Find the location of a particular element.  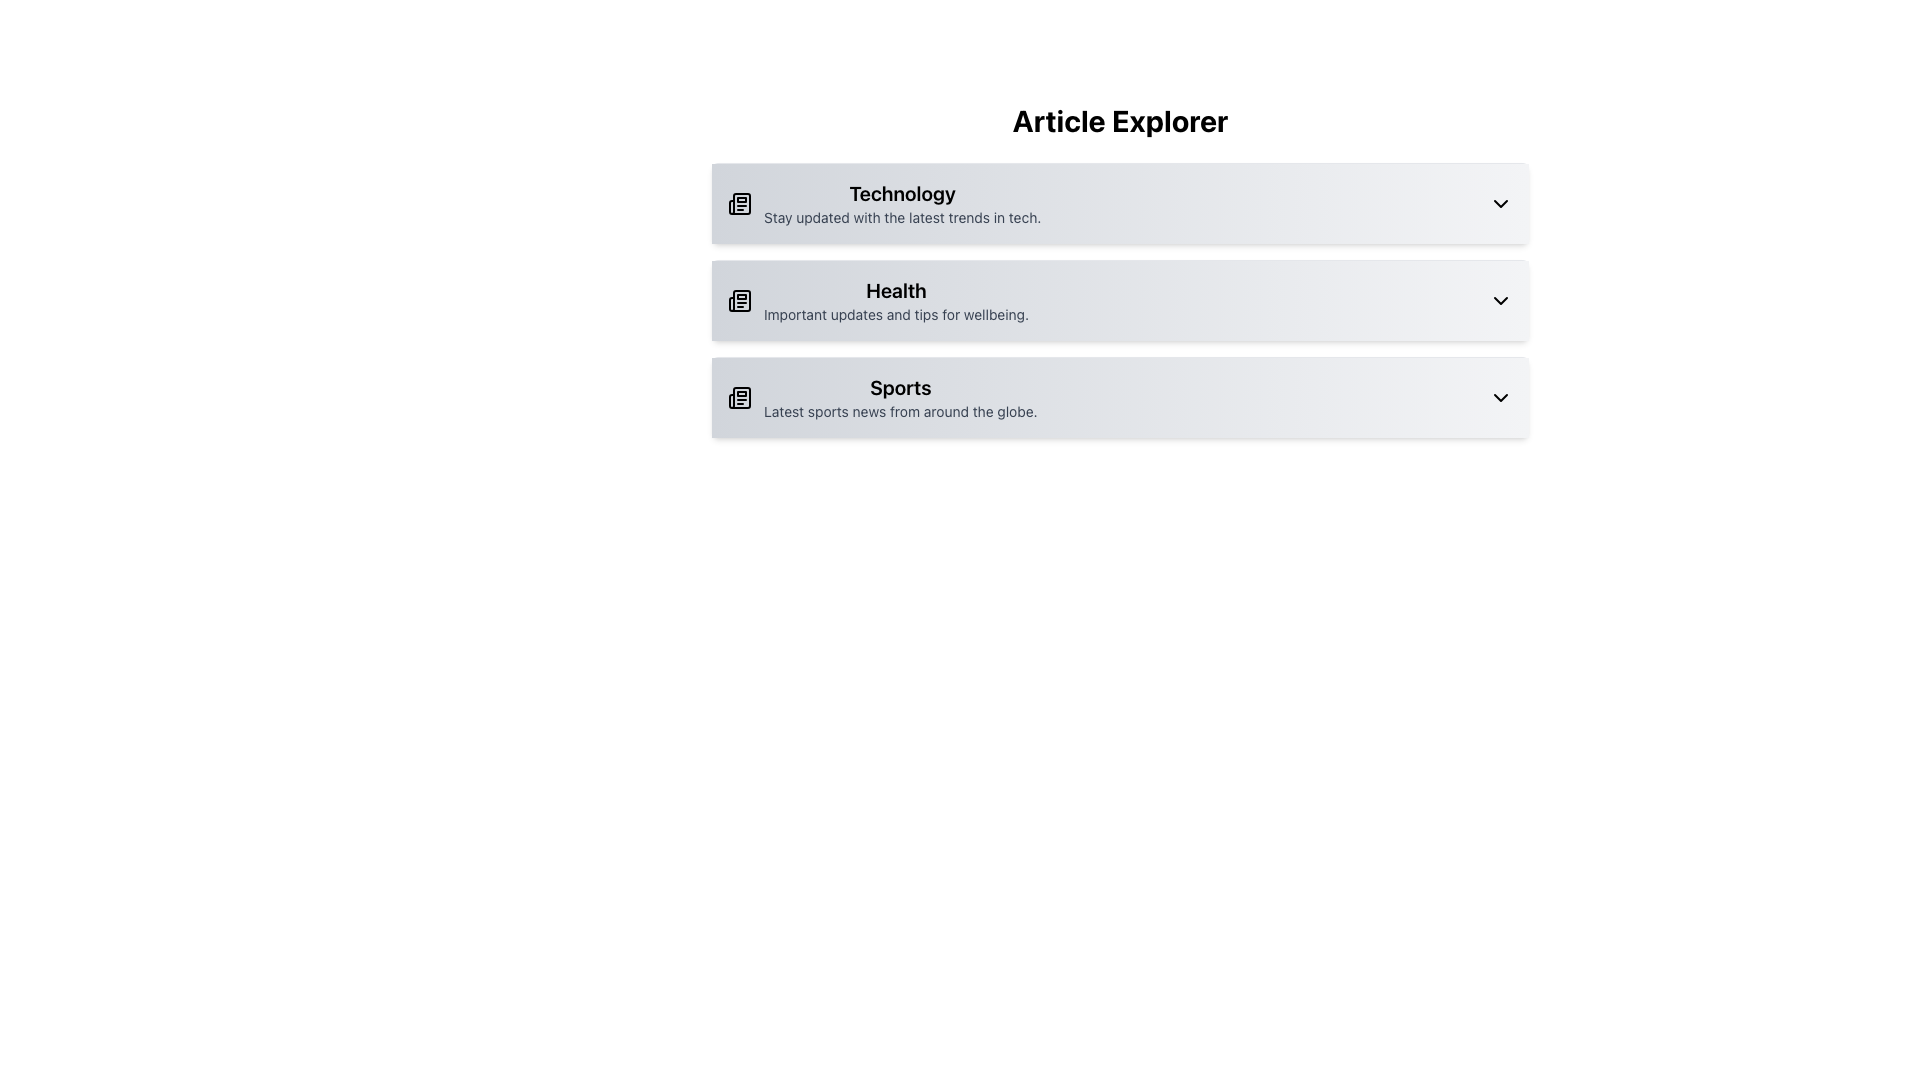

the second selectable card in the list under the 'Article Explorer' header for keyboard interaction is located at coordinates (1120, 300).